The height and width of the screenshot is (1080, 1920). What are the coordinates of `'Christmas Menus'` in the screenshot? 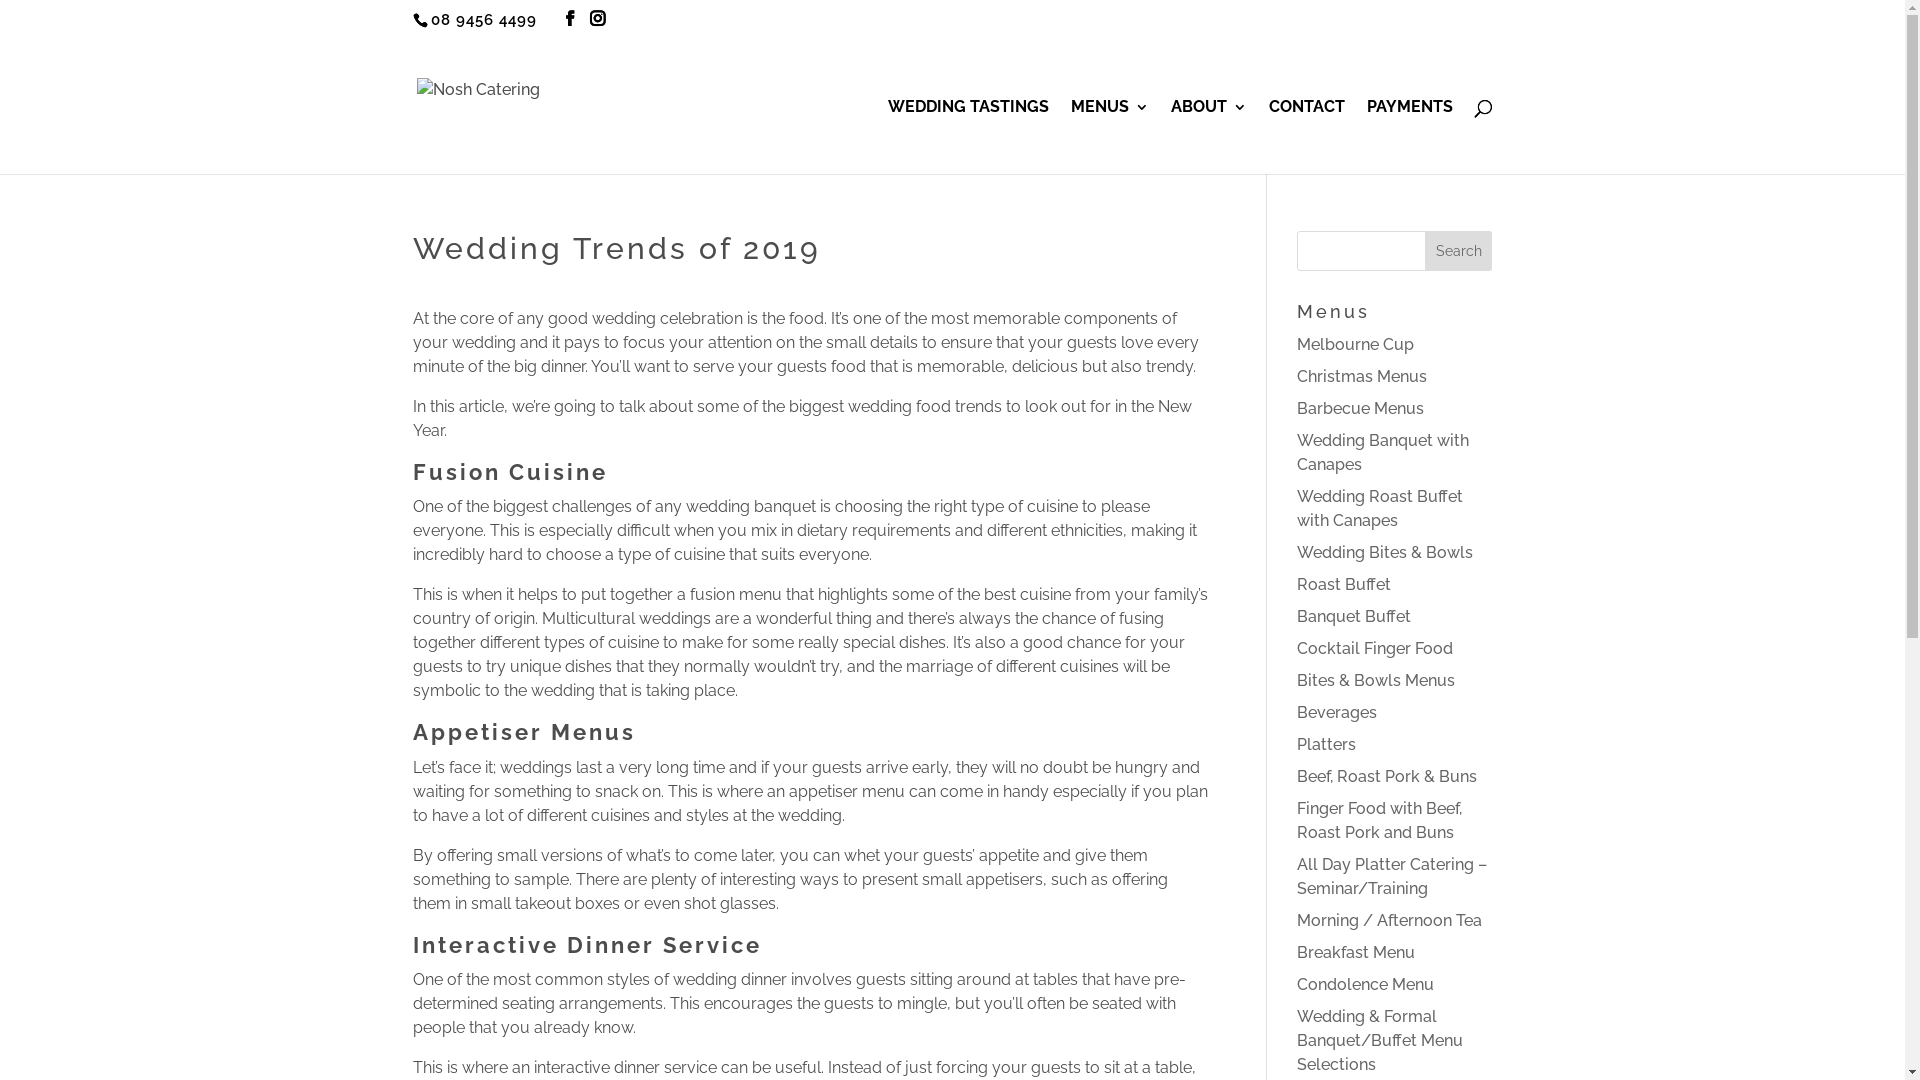 It's located at (1361, 376).